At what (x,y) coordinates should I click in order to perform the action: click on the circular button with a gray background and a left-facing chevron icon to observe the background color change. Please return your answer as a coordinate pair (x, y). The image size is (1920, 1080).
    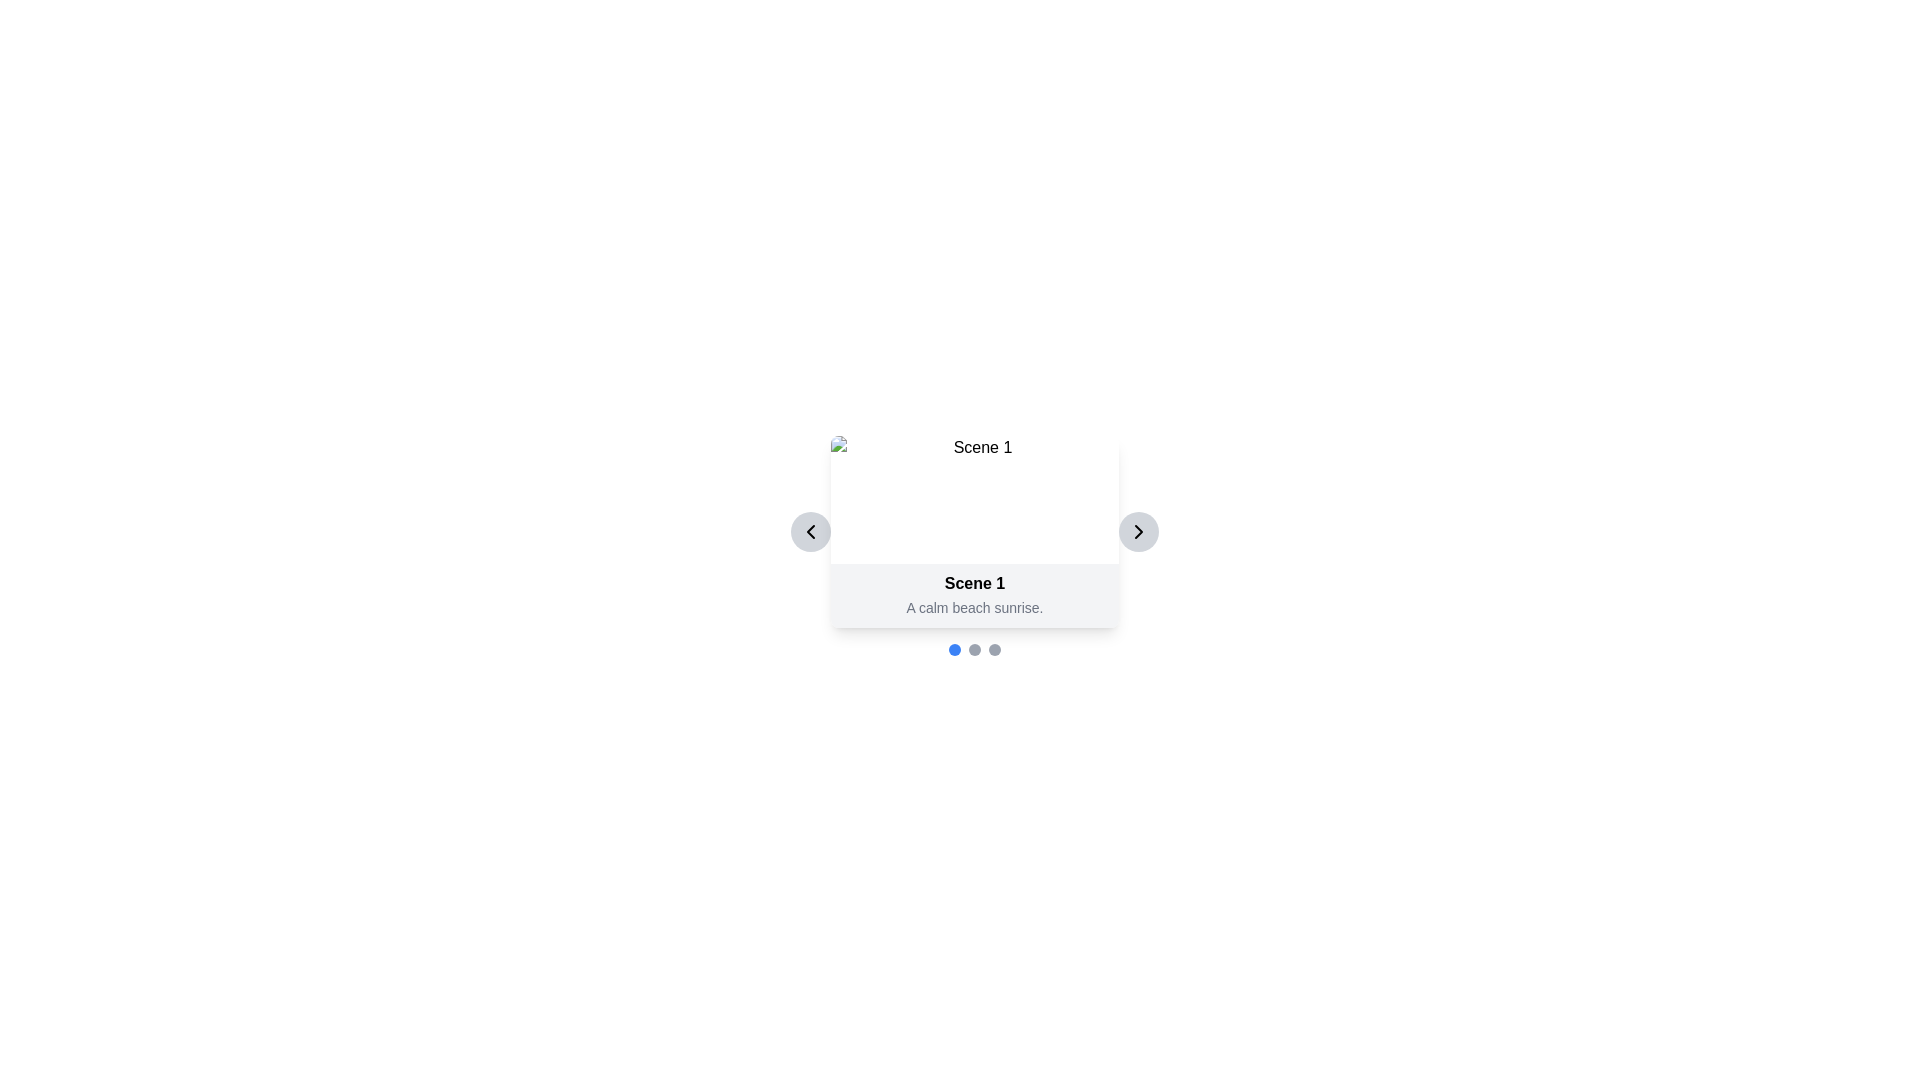
    Looking at the image, I should click on (811, 531).